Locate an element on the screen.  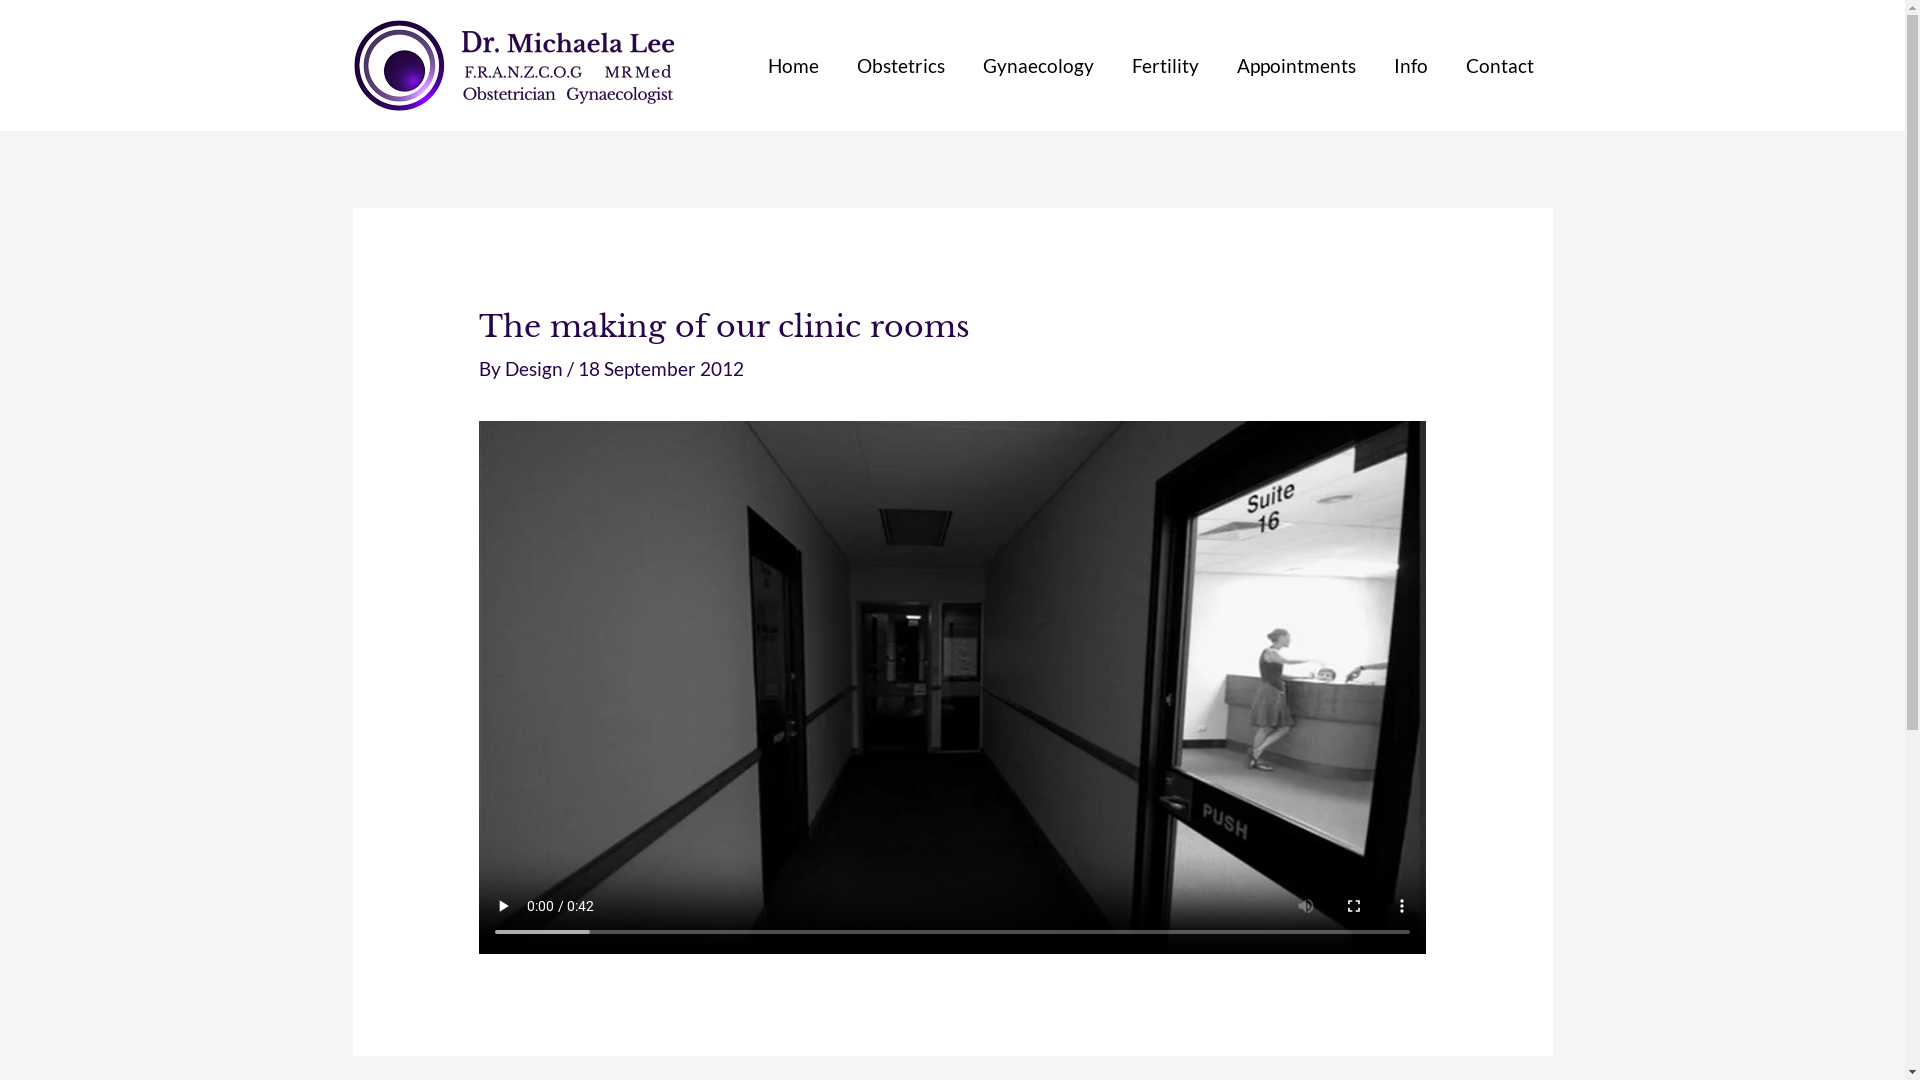
'Obstetrics' is located at coordinates (900, 64).